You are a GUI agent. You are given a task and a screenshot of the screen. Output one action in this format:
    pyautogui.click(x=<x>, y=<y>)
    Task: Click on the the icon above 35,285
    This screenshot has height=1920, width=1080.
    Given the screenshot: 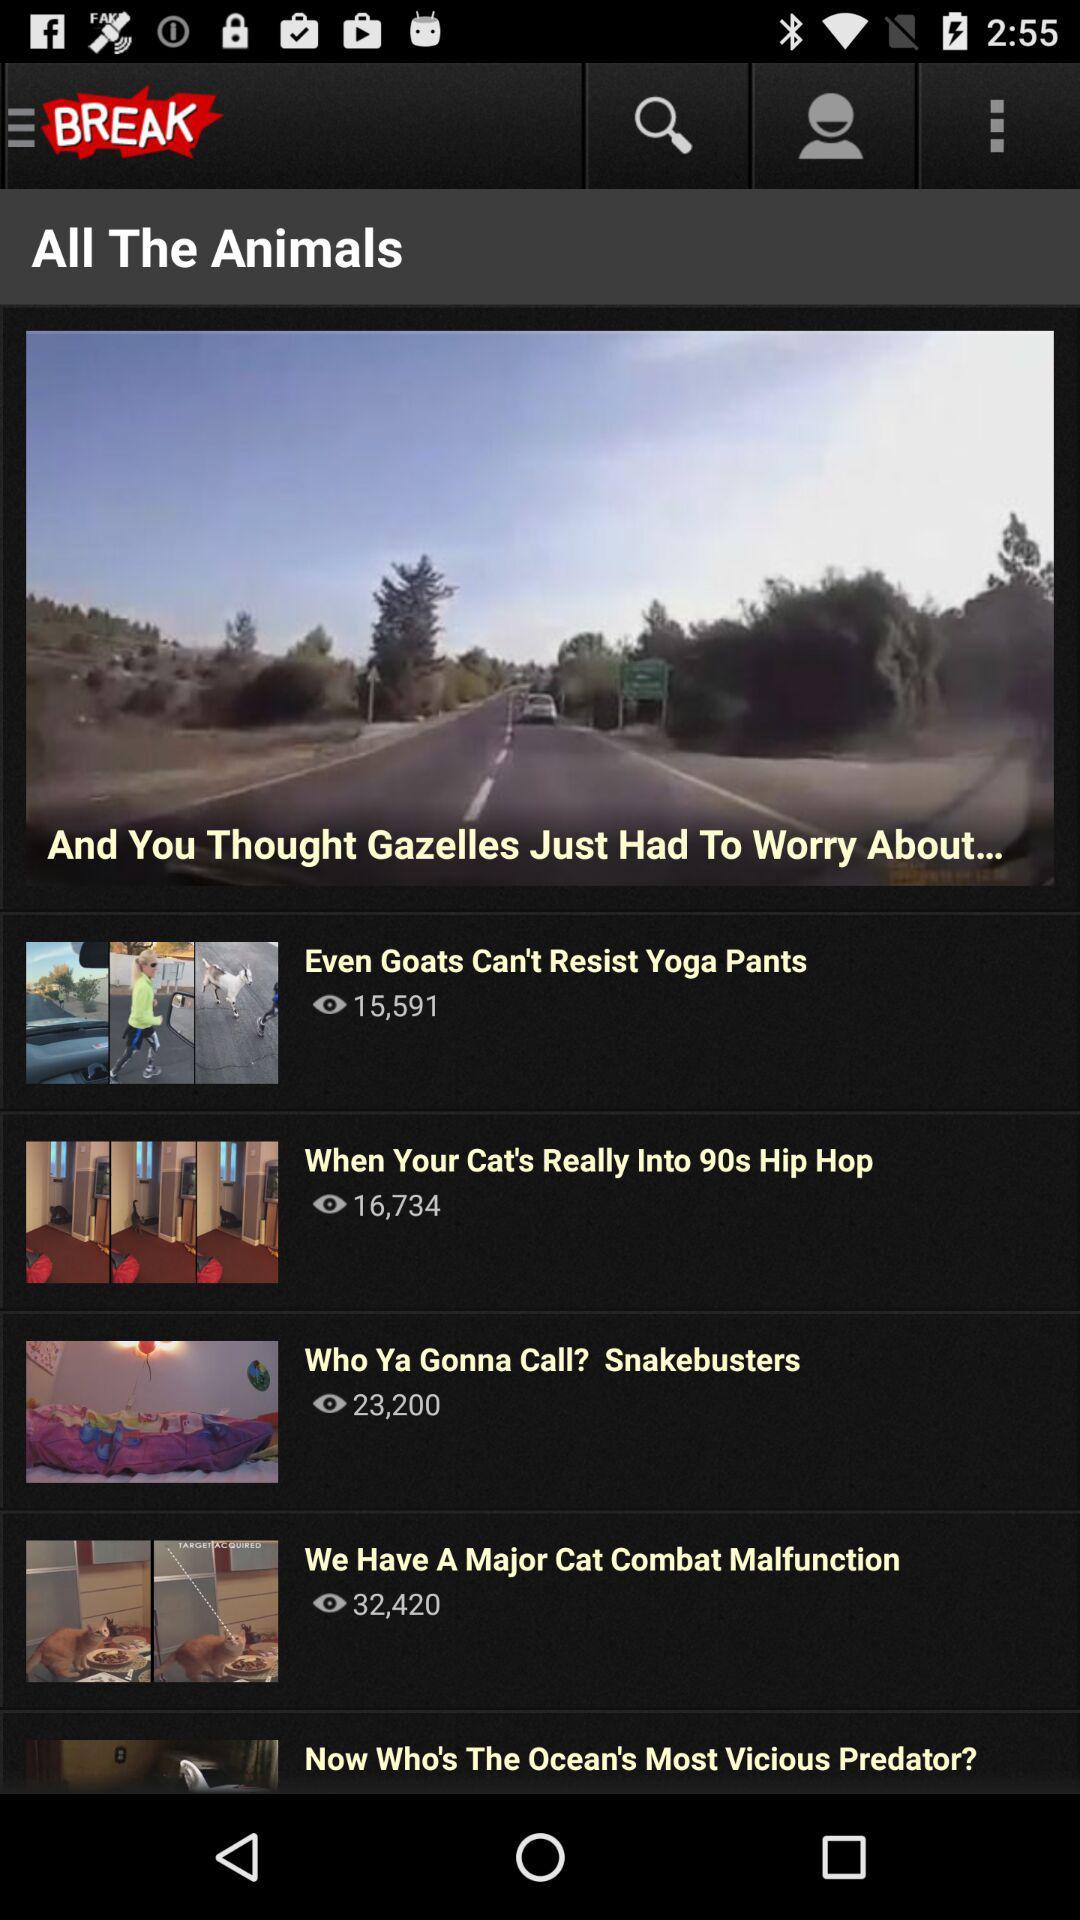 What is the action you would take?
    pyautogui.click(x=640, y=1756)
    